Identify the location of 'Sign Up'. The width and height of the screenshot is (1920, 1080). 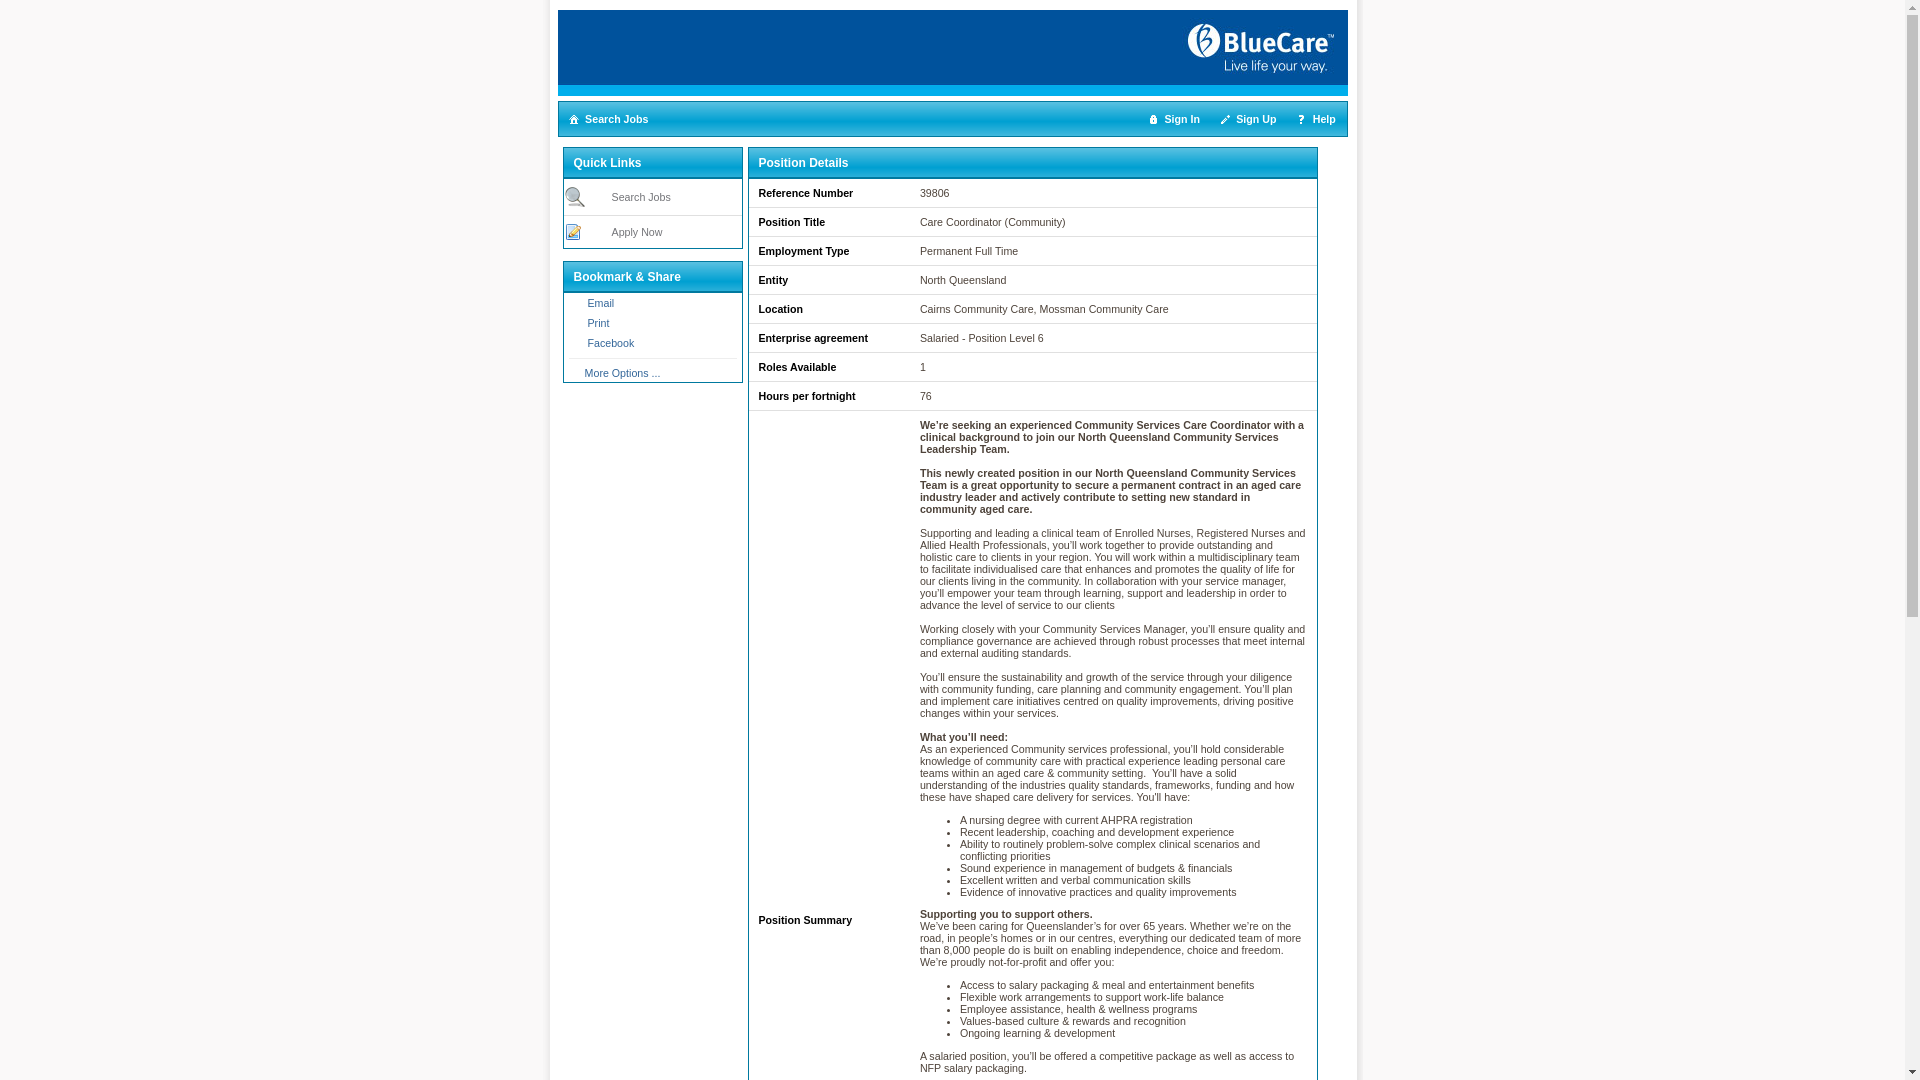
(1248, 119).